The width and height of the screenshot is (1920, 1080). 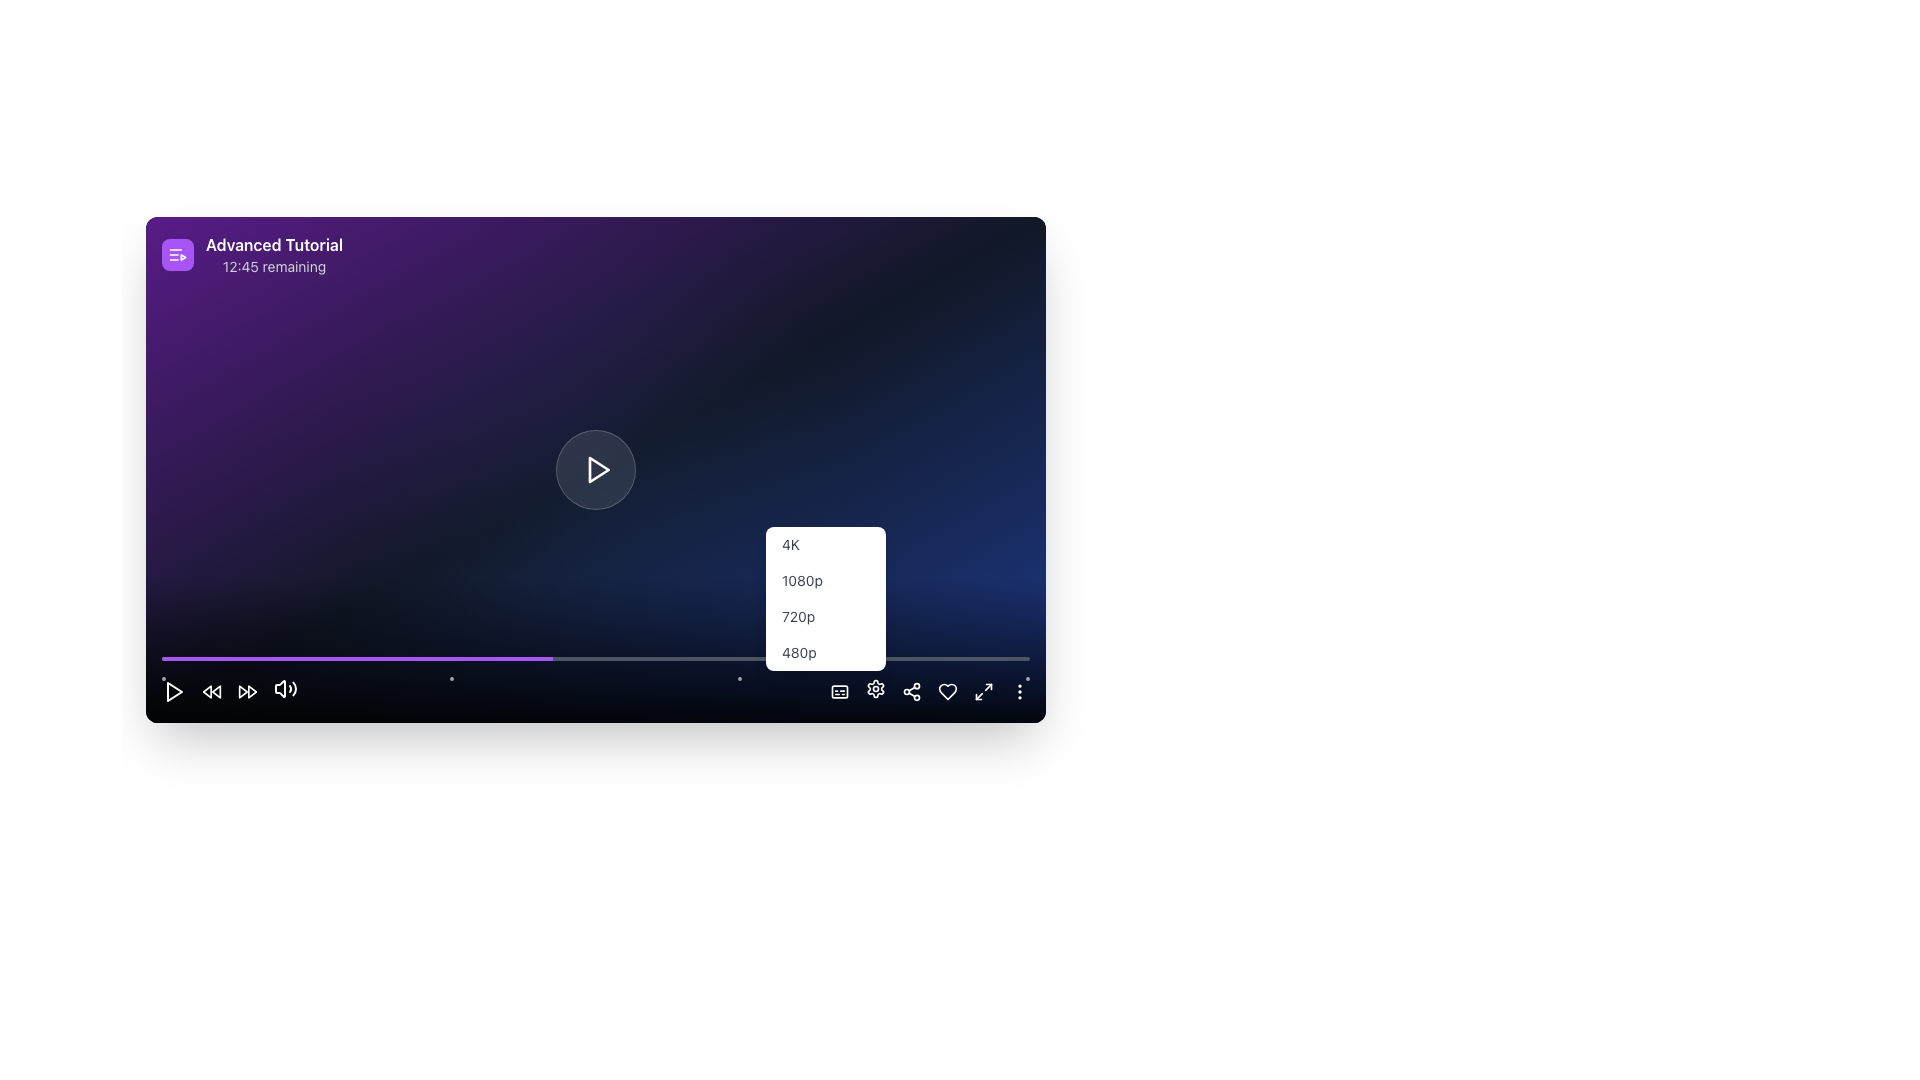 I want to click on the heart icon button located at the bottom-right corner of the video player interface, so click(x=947, y=690).